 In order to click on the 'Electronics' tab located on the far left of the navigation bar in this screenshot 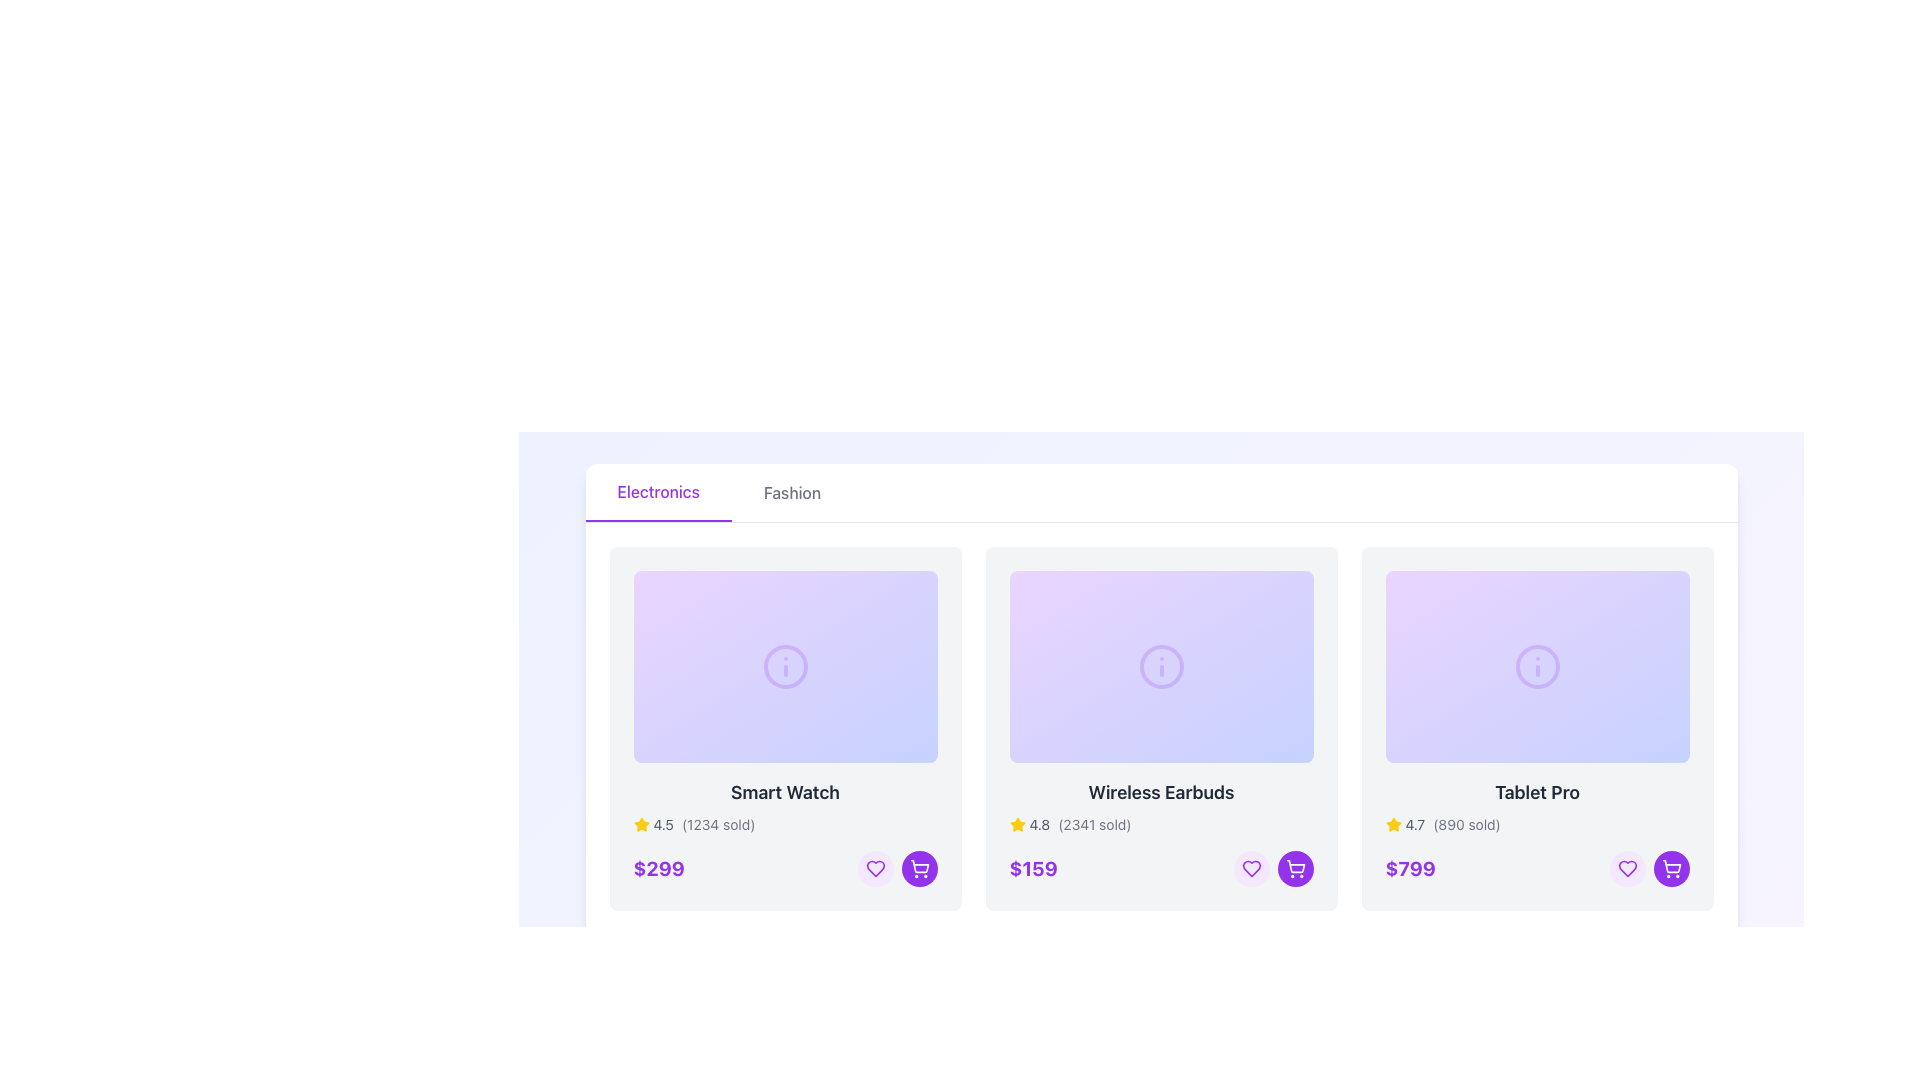, I will do `click(658, 493)`.